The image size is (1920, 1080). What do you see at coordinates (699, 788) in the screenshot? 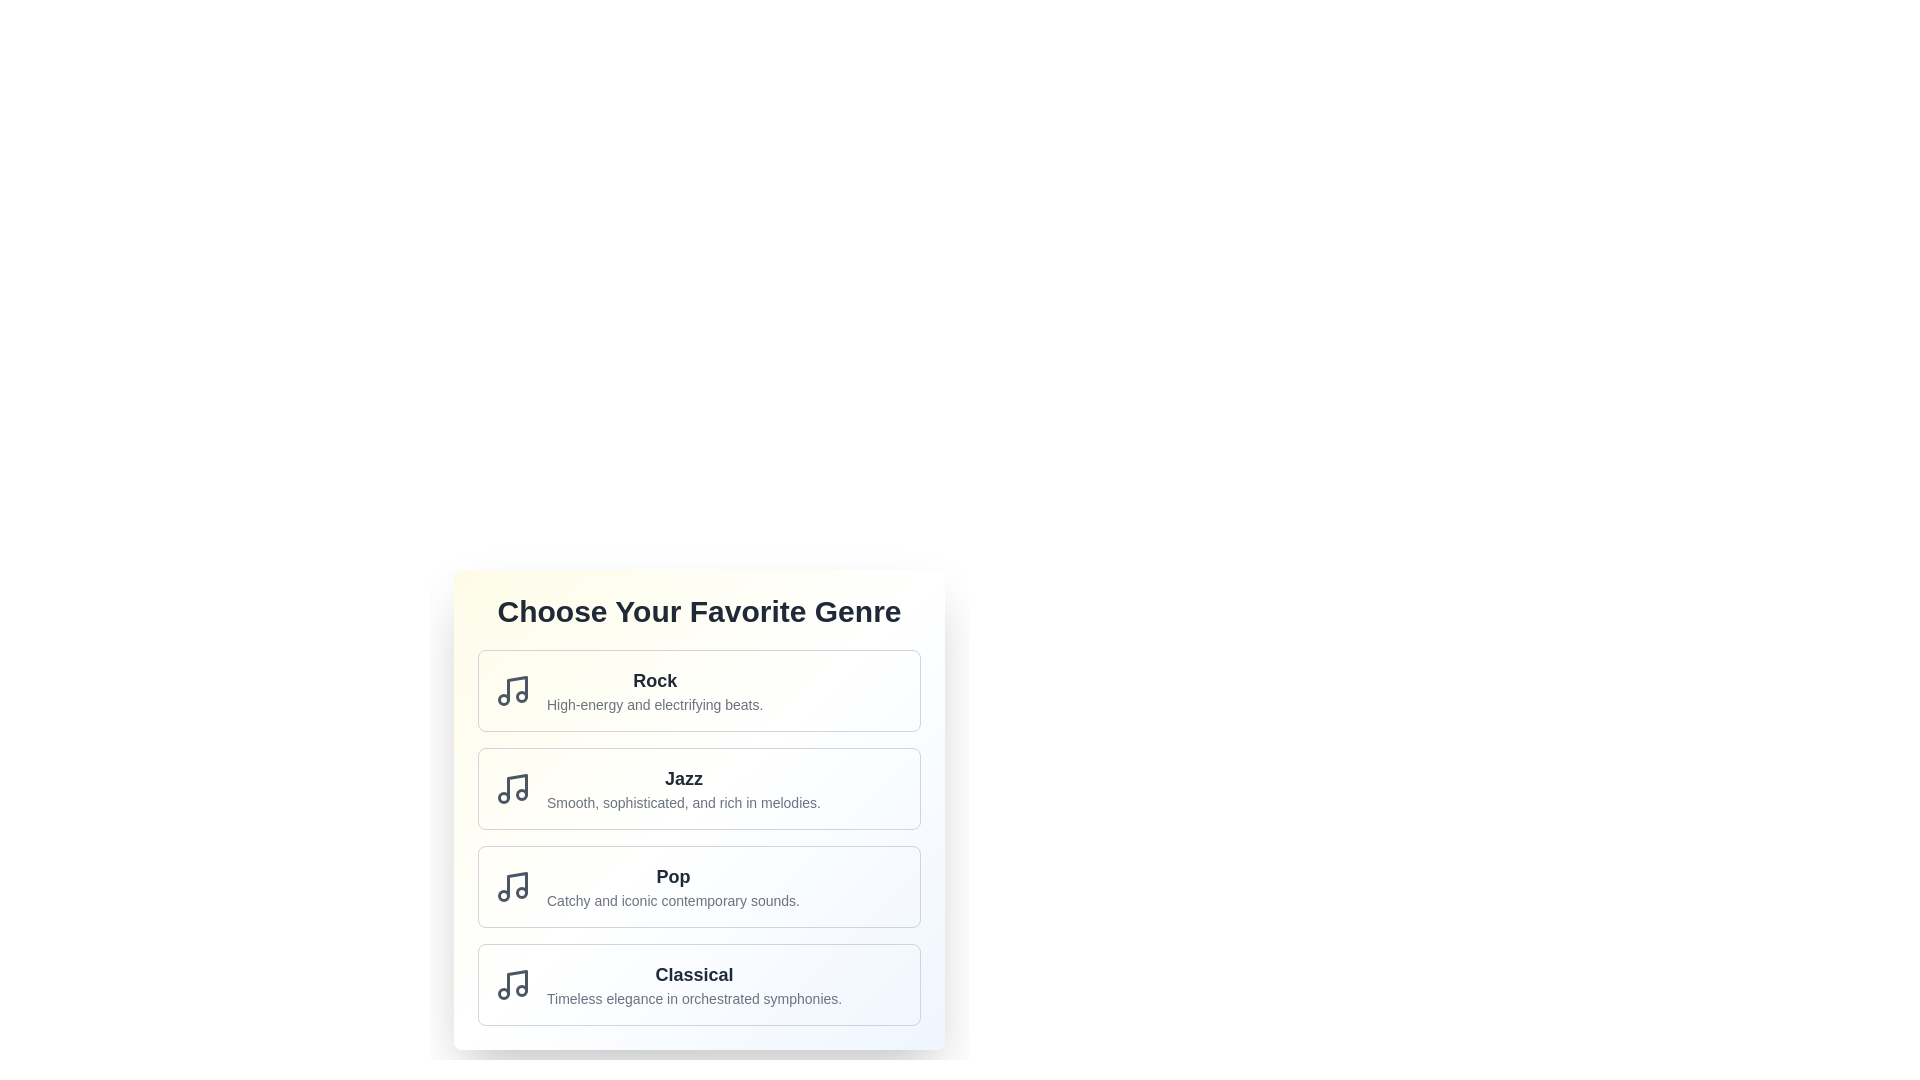
I see `the selectable list item for 'Jazz'` at bounding box center [699, 788].